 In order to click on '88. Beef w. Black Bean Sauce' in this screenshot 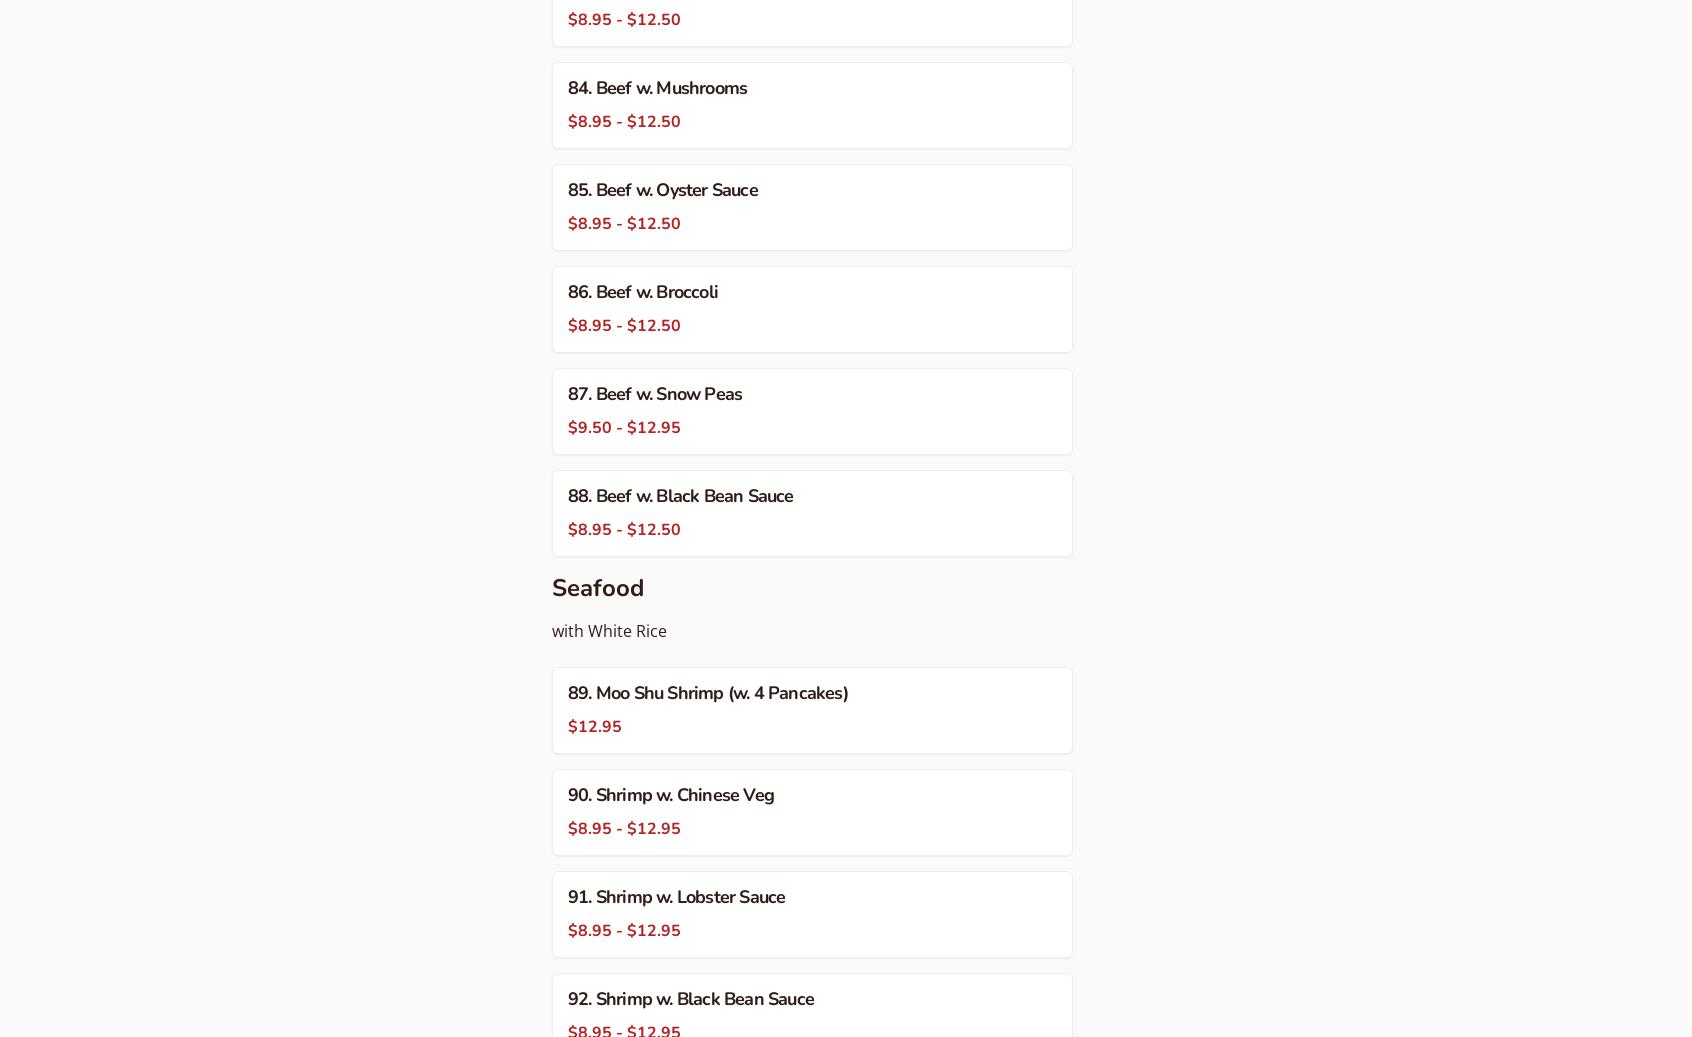, I will do `click(680, 494)`.